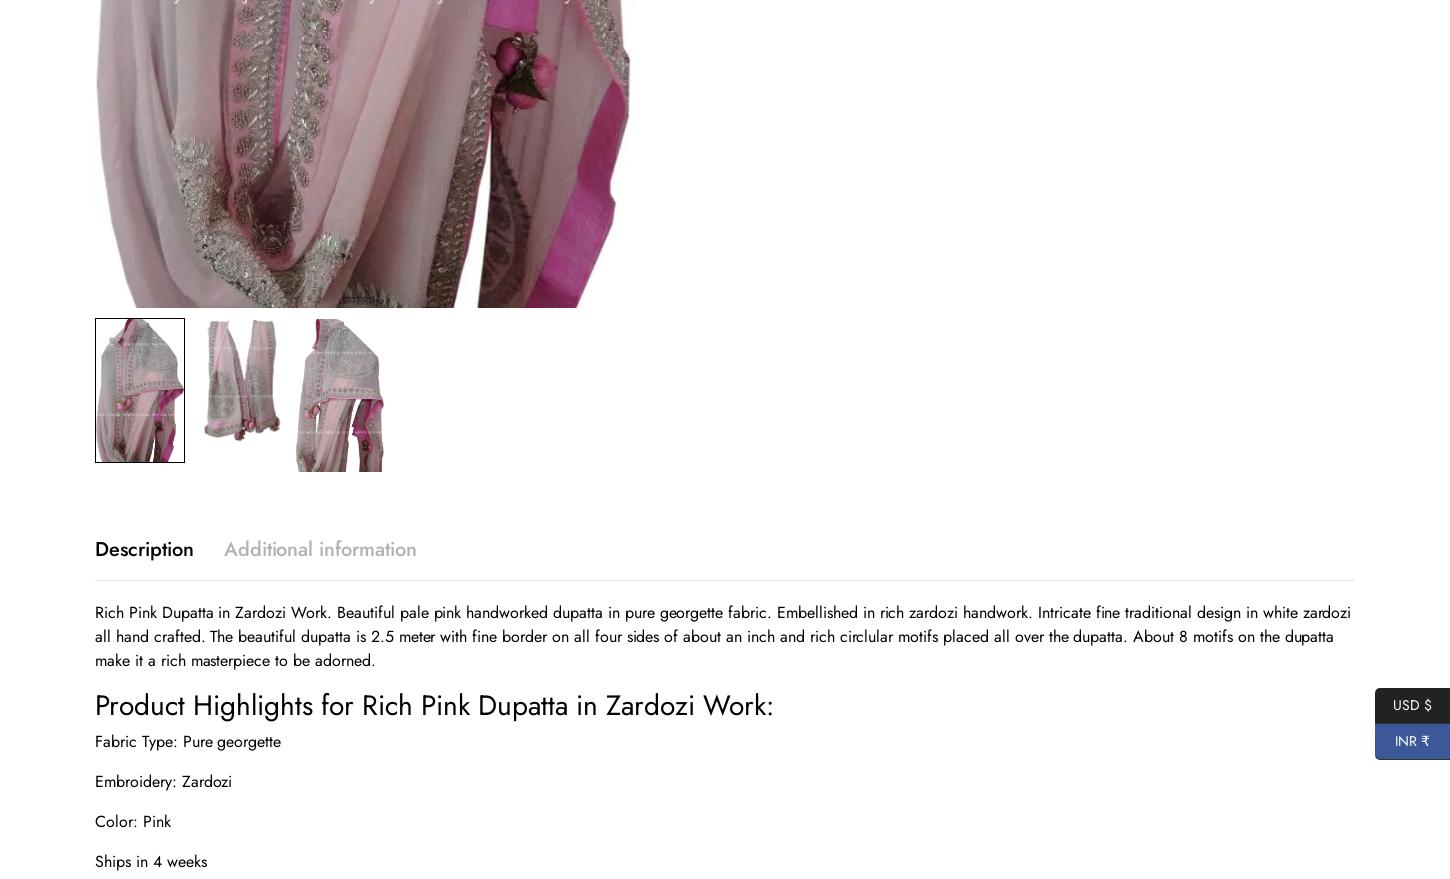 The image size is (1450, 879). Describe the element at coordinates (654, 130) in the screenshot. I see `'You can share the product with your friends'` at that location.